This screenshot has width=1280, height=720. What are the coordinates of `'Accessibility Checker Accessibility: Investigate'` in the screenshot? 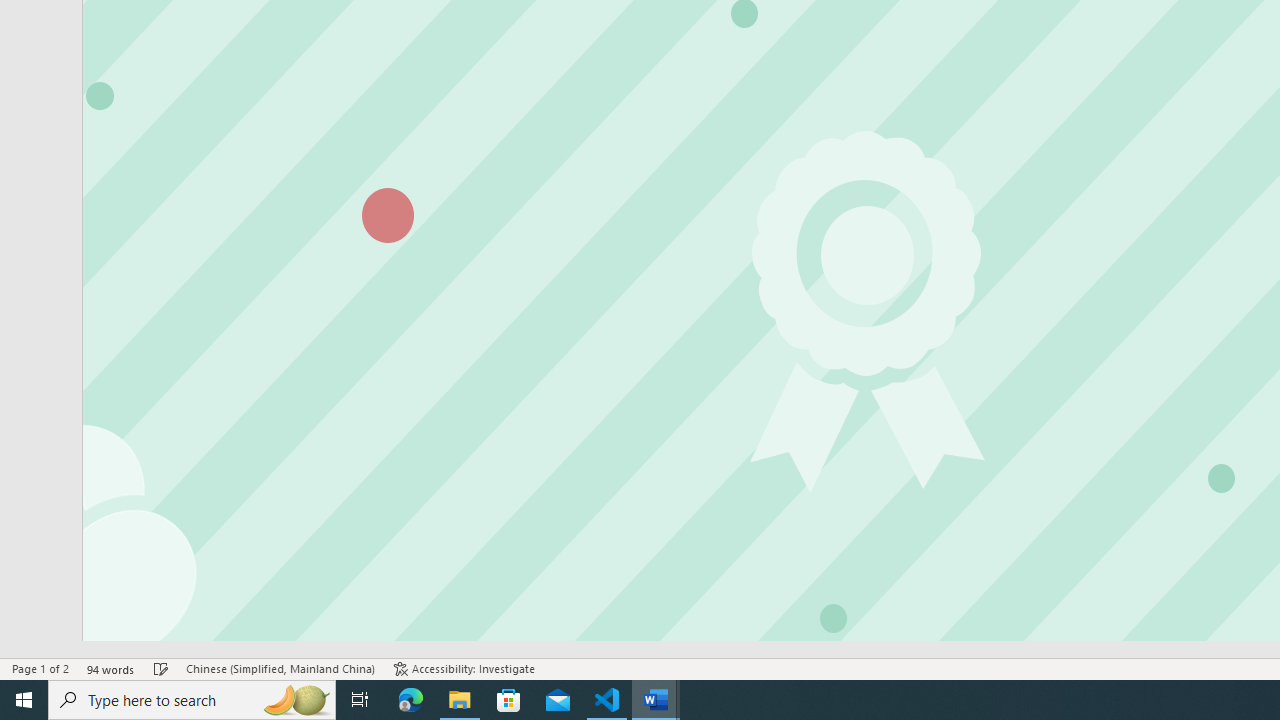 It's located at (463, 669).